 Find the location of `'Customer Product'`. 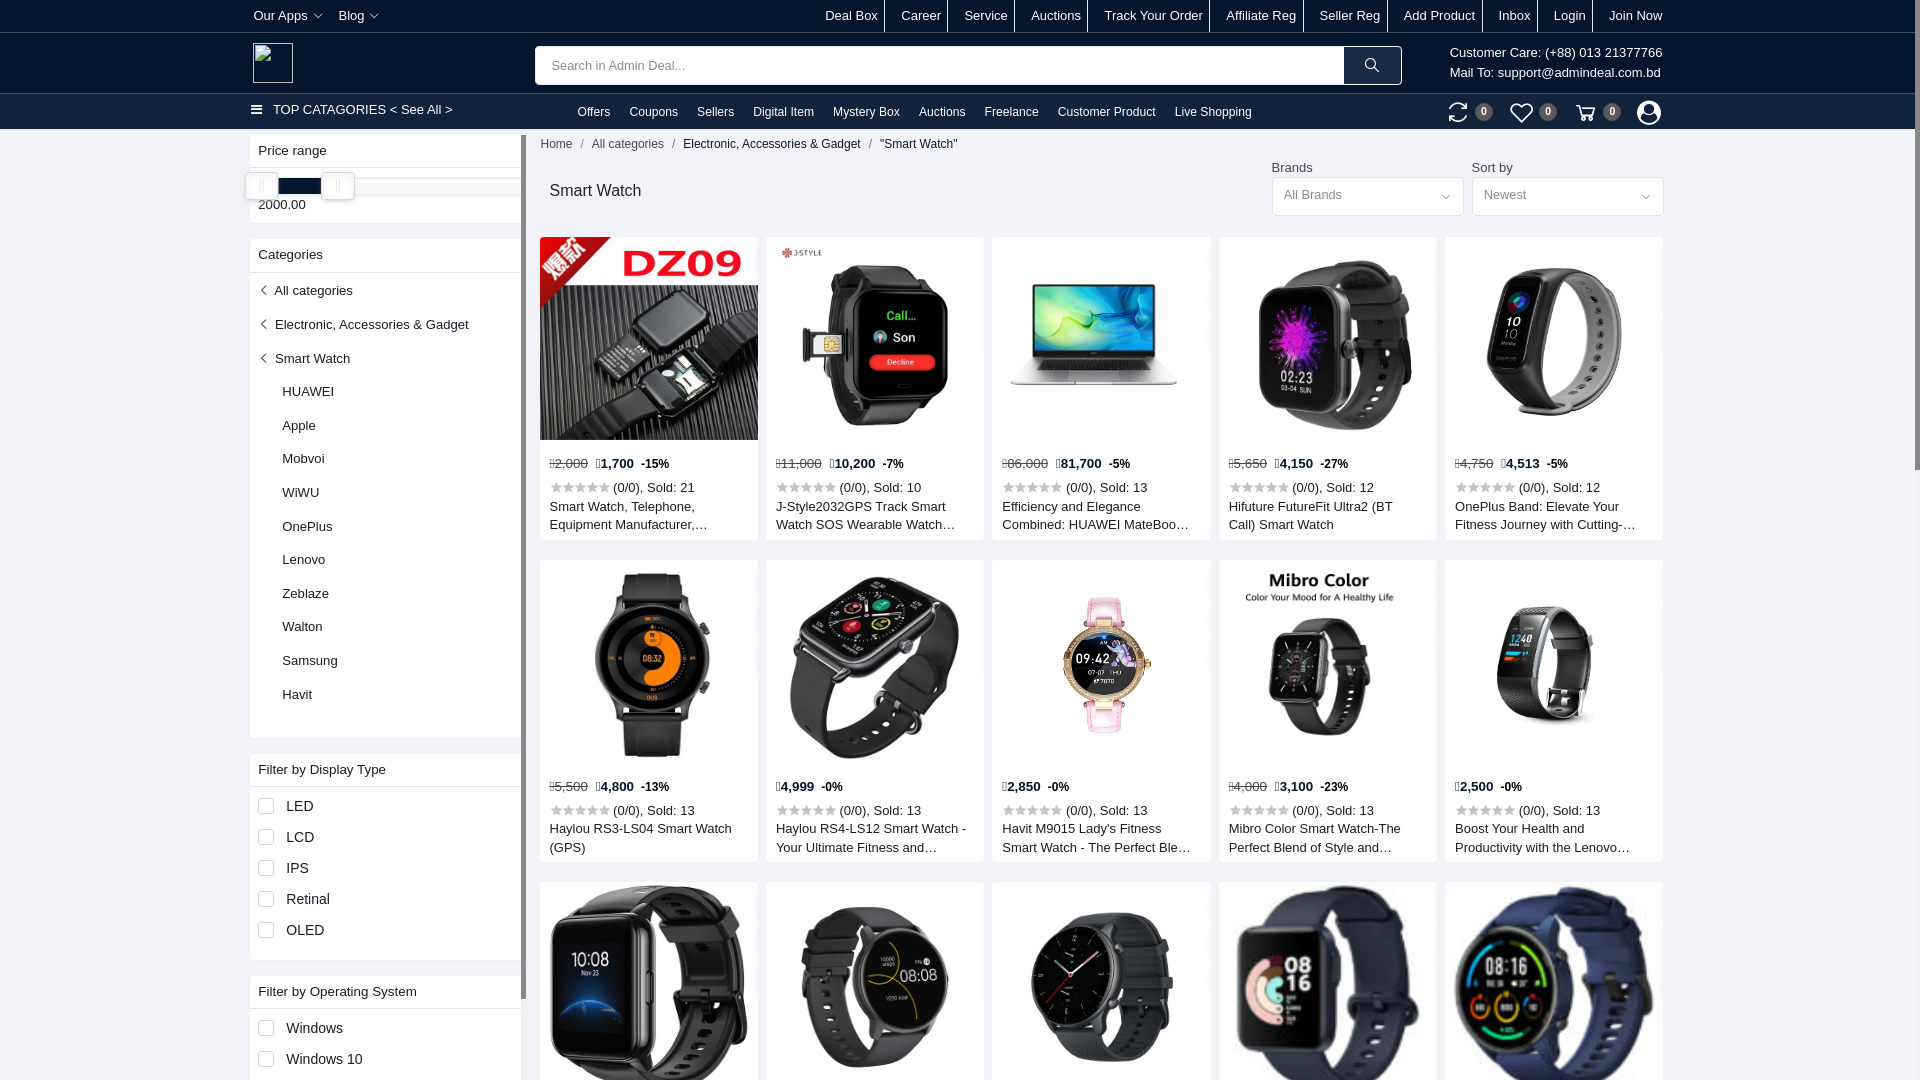

'Customer Product' is located at coordinates (1104, 111).